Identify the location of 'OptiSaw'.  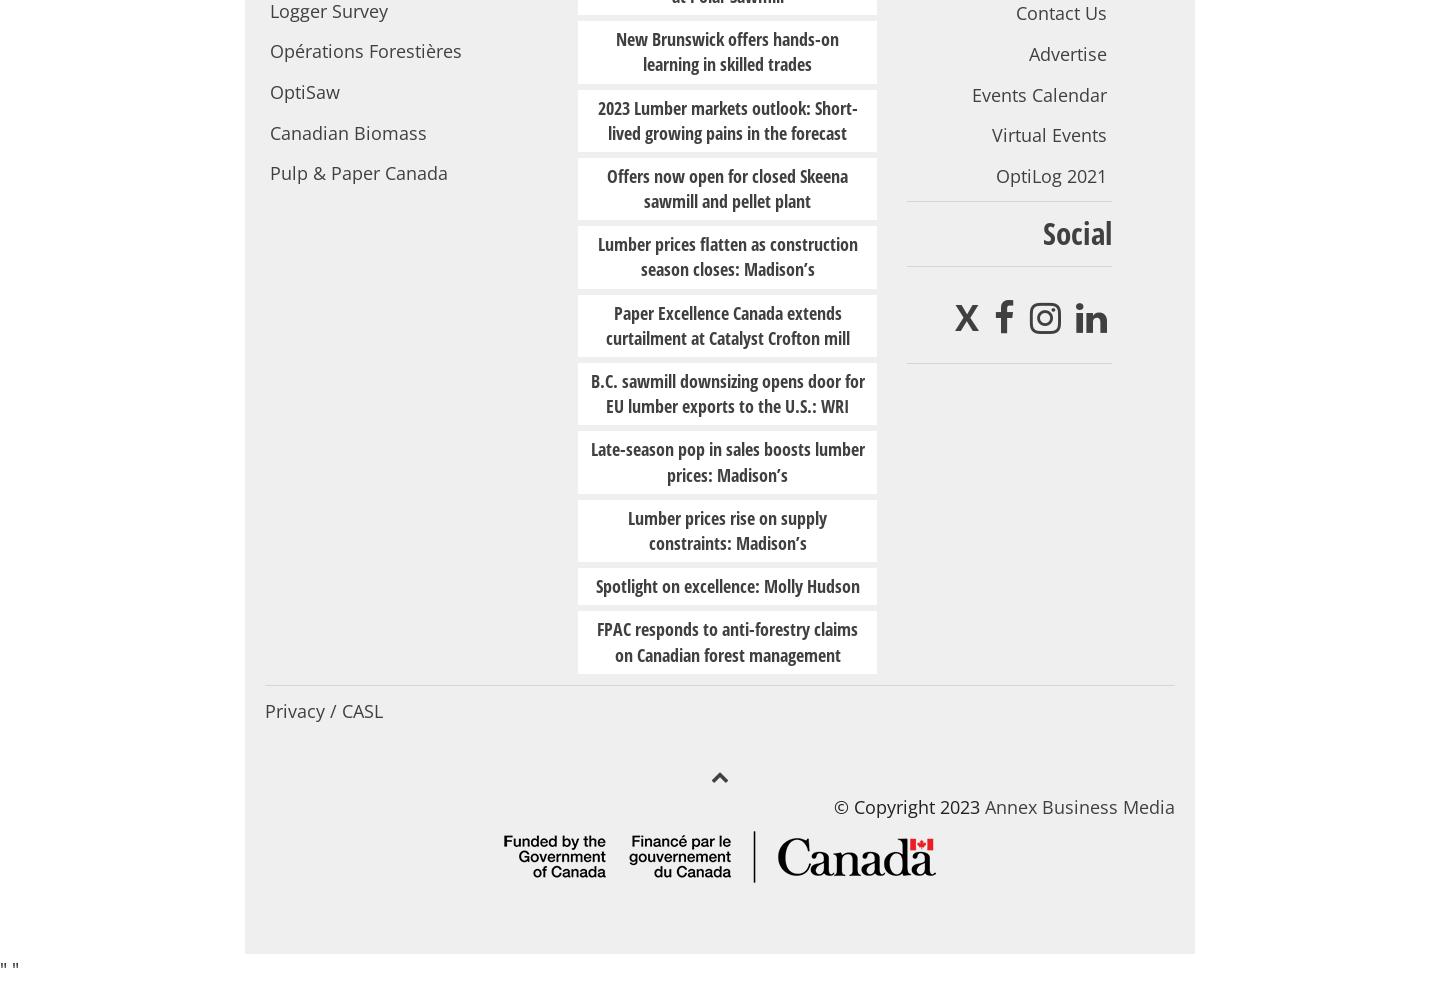
(304, 91).